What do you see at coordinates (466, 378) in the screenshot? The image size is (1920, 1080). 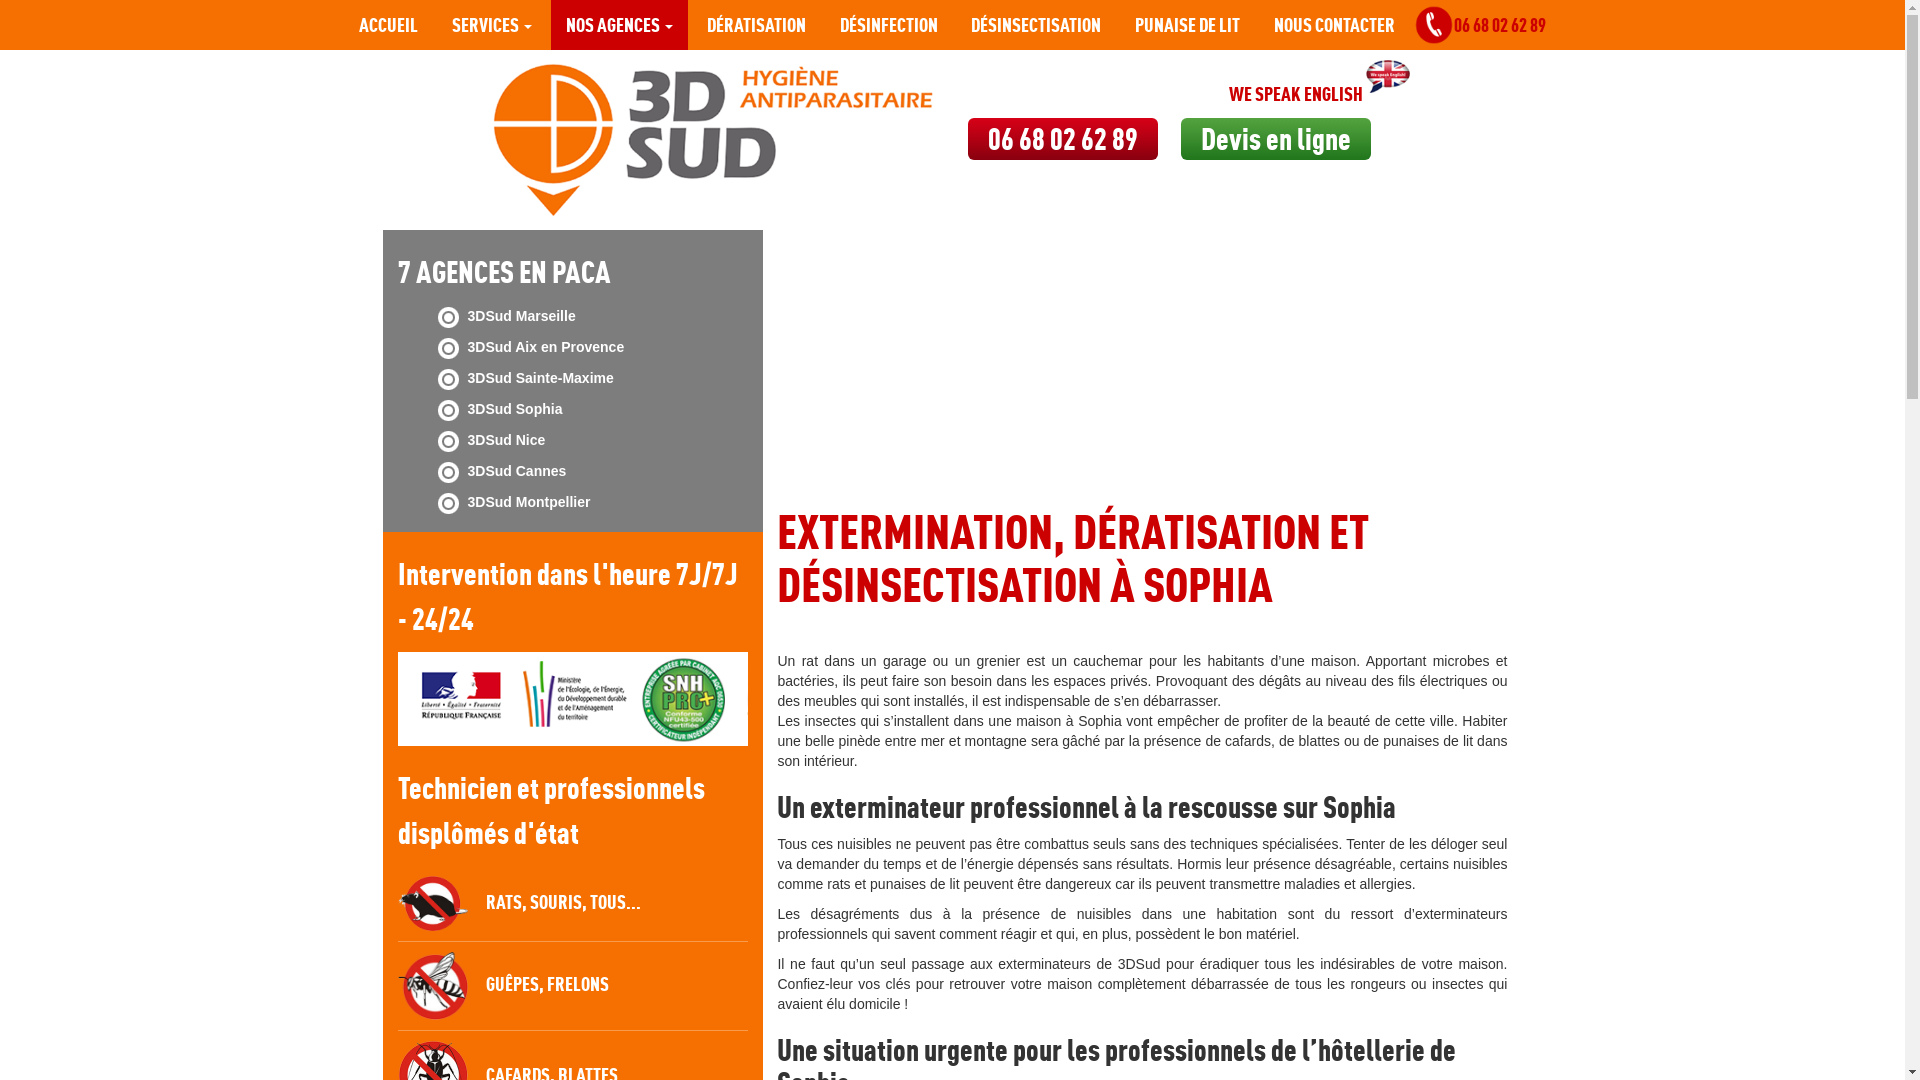 I see `'3DSud Sainte-Maxime'` at bounding box center [466, 378].